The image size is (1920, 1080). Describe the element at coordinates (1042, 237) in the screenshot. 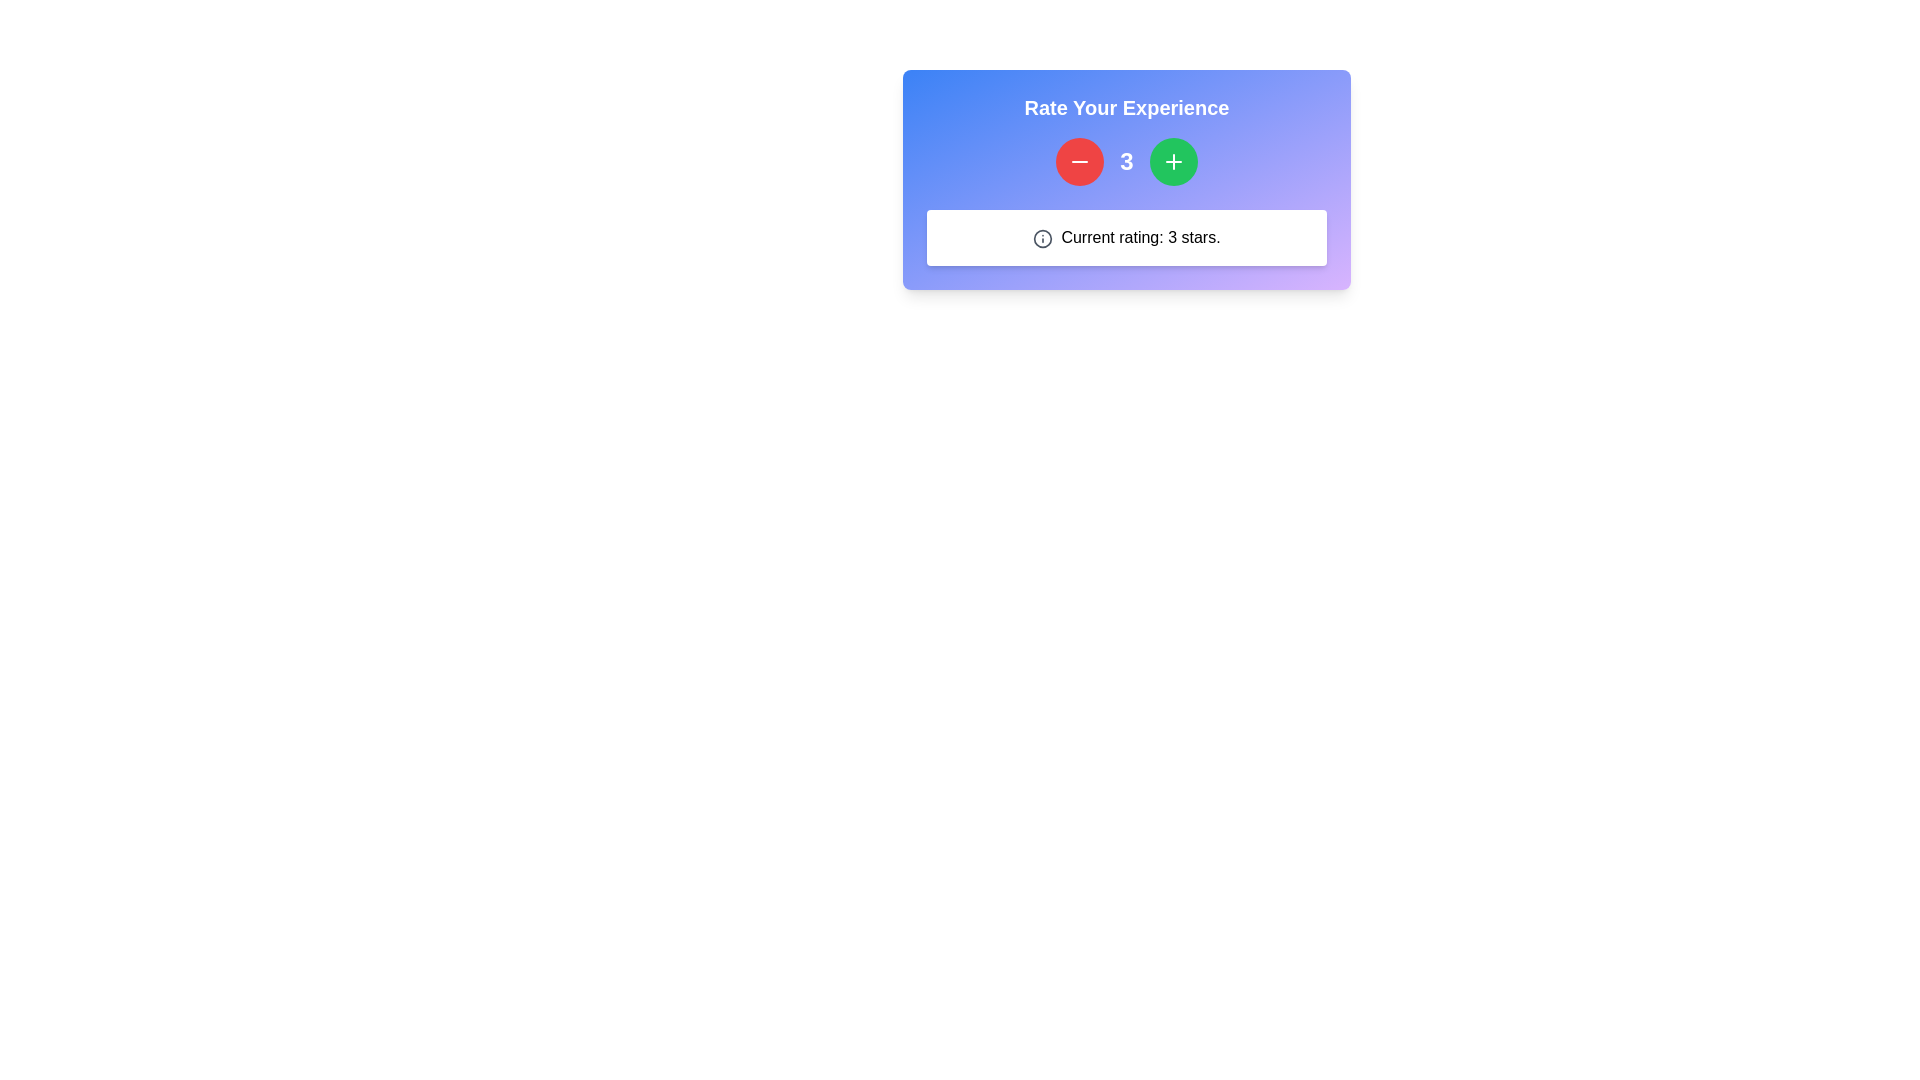

I see `the circular informational icon with an 'i' inside, which is positioned to the left of the text 'Current rating: 3 stars.'` at that location.